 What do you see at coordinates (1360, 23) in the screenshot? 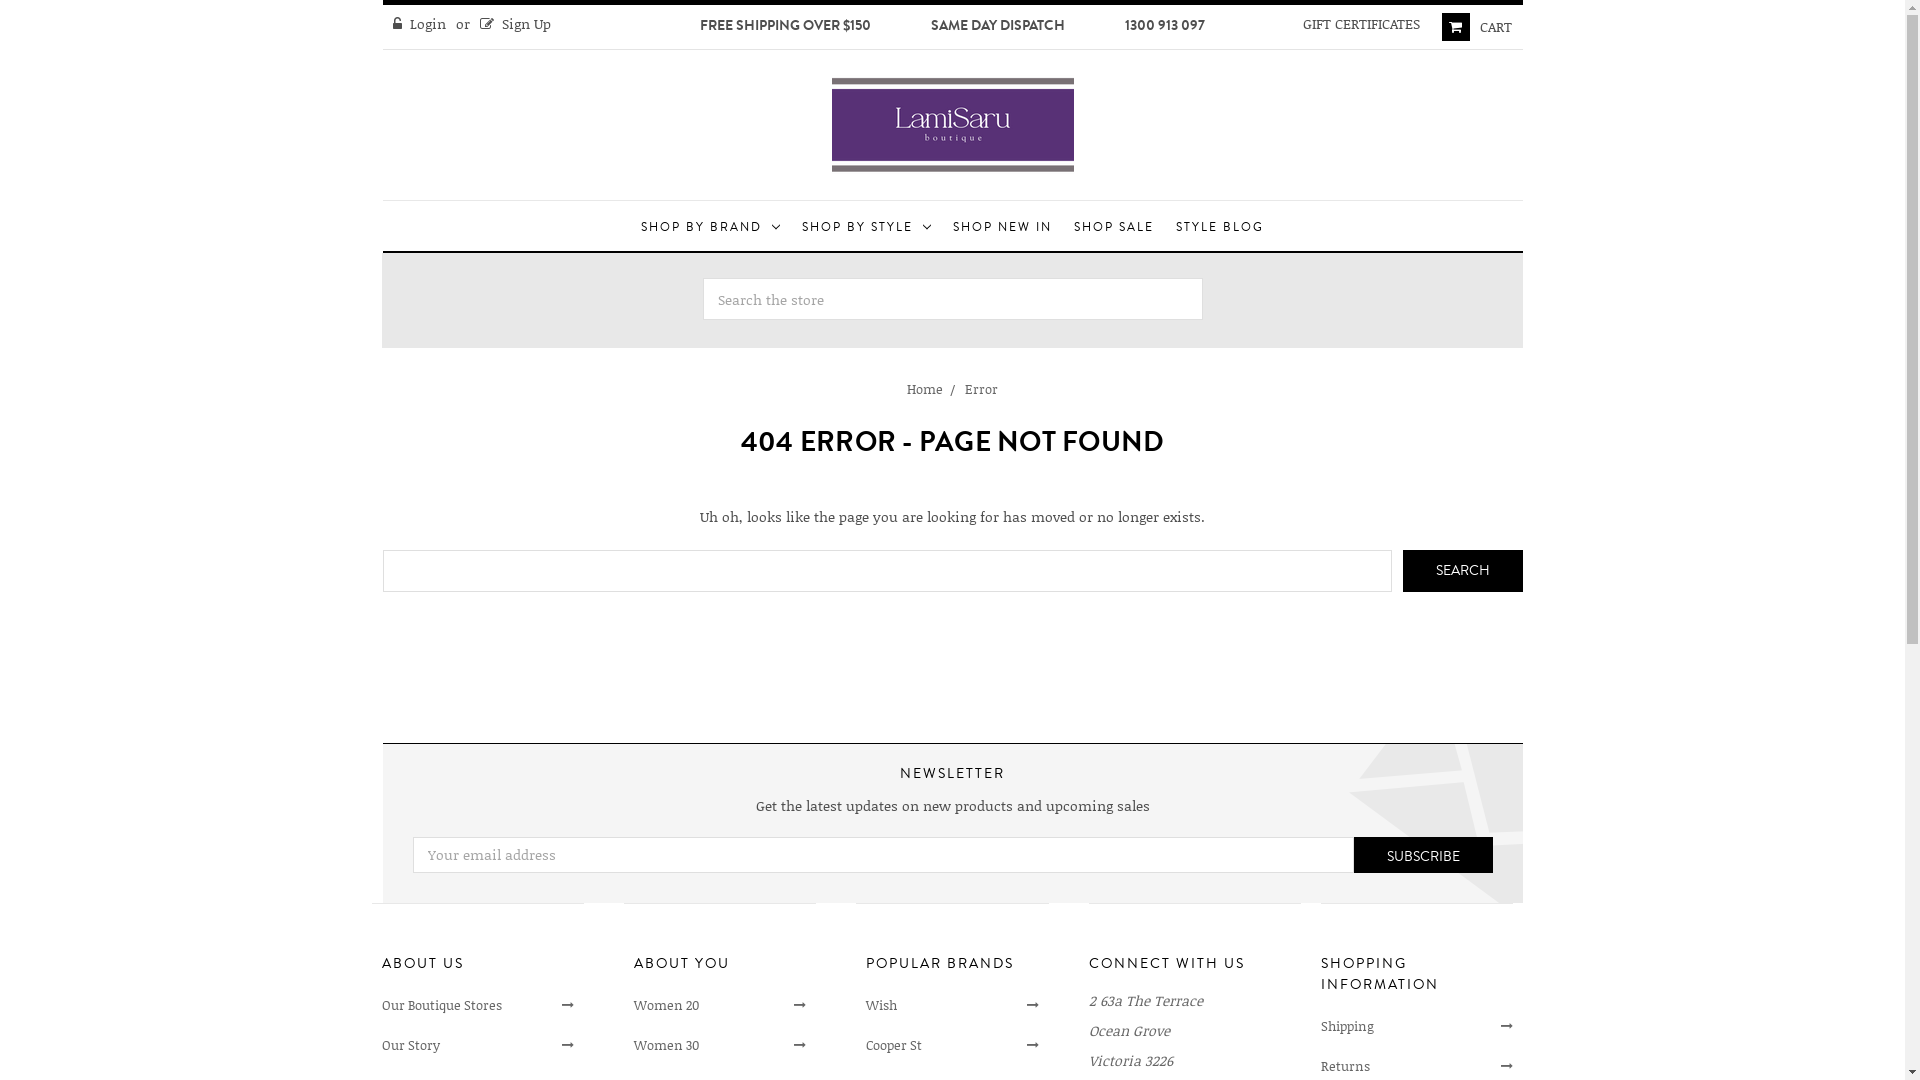
I see `'GIFT CERTIFICATES'` at bounding box center [1360, 23].